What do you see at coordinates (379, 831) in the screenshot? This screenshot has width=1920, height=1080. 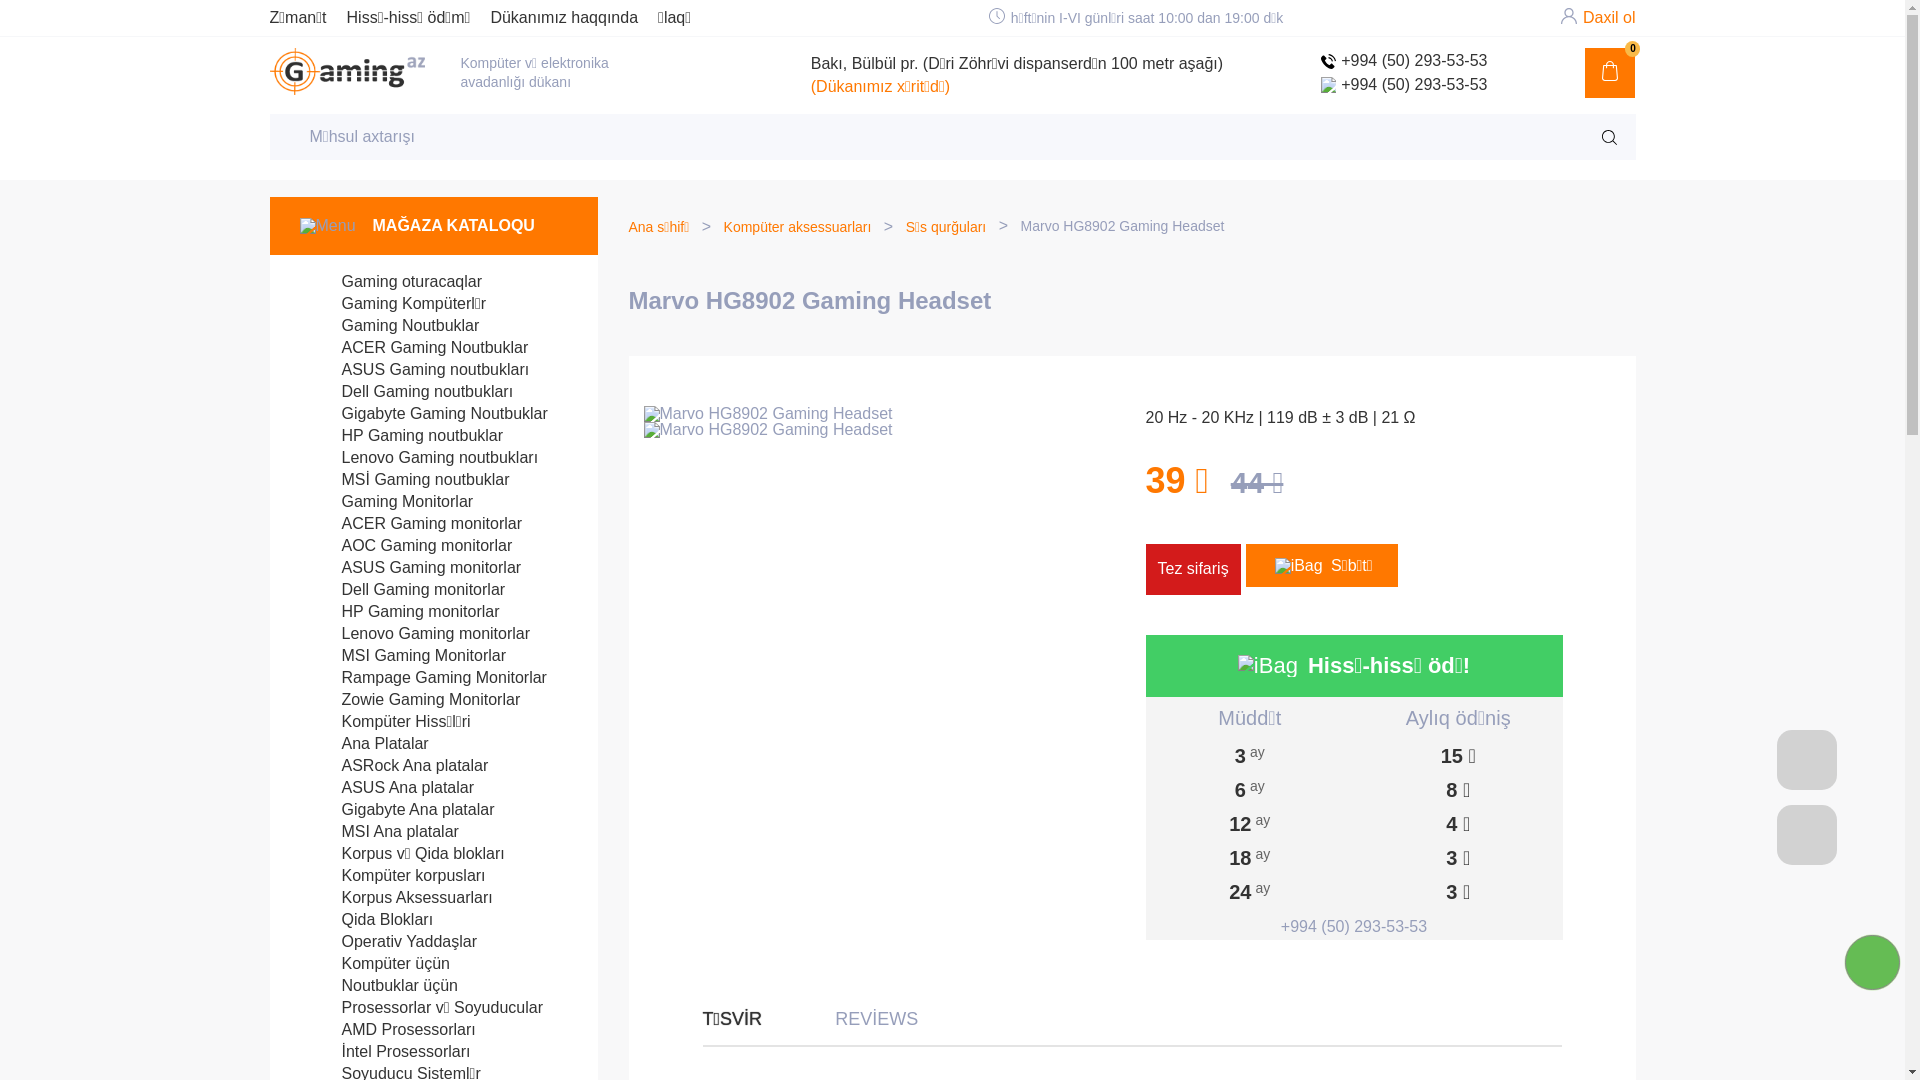 I see `'MSI Ana platalar'` at bounding box center [379, 831].